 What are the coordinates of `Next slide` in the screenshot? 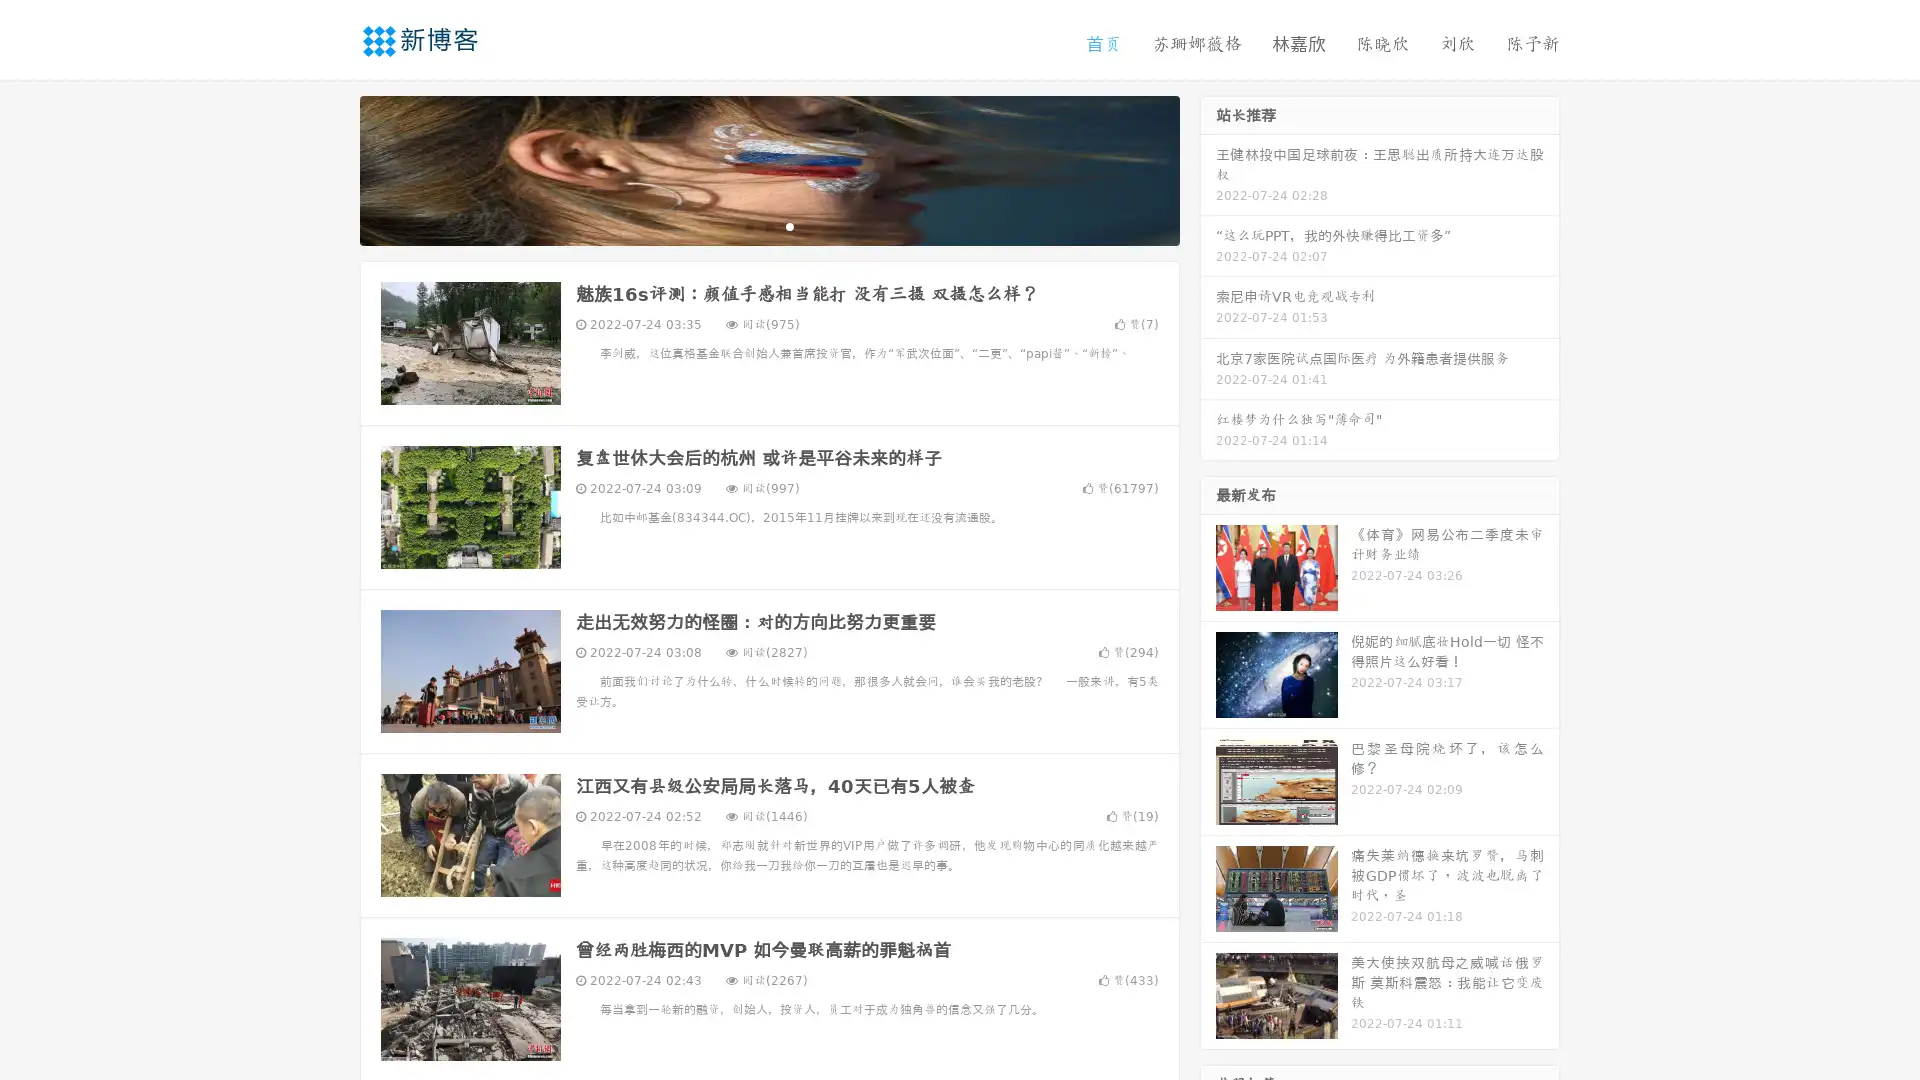 It's located at (1208, 168).